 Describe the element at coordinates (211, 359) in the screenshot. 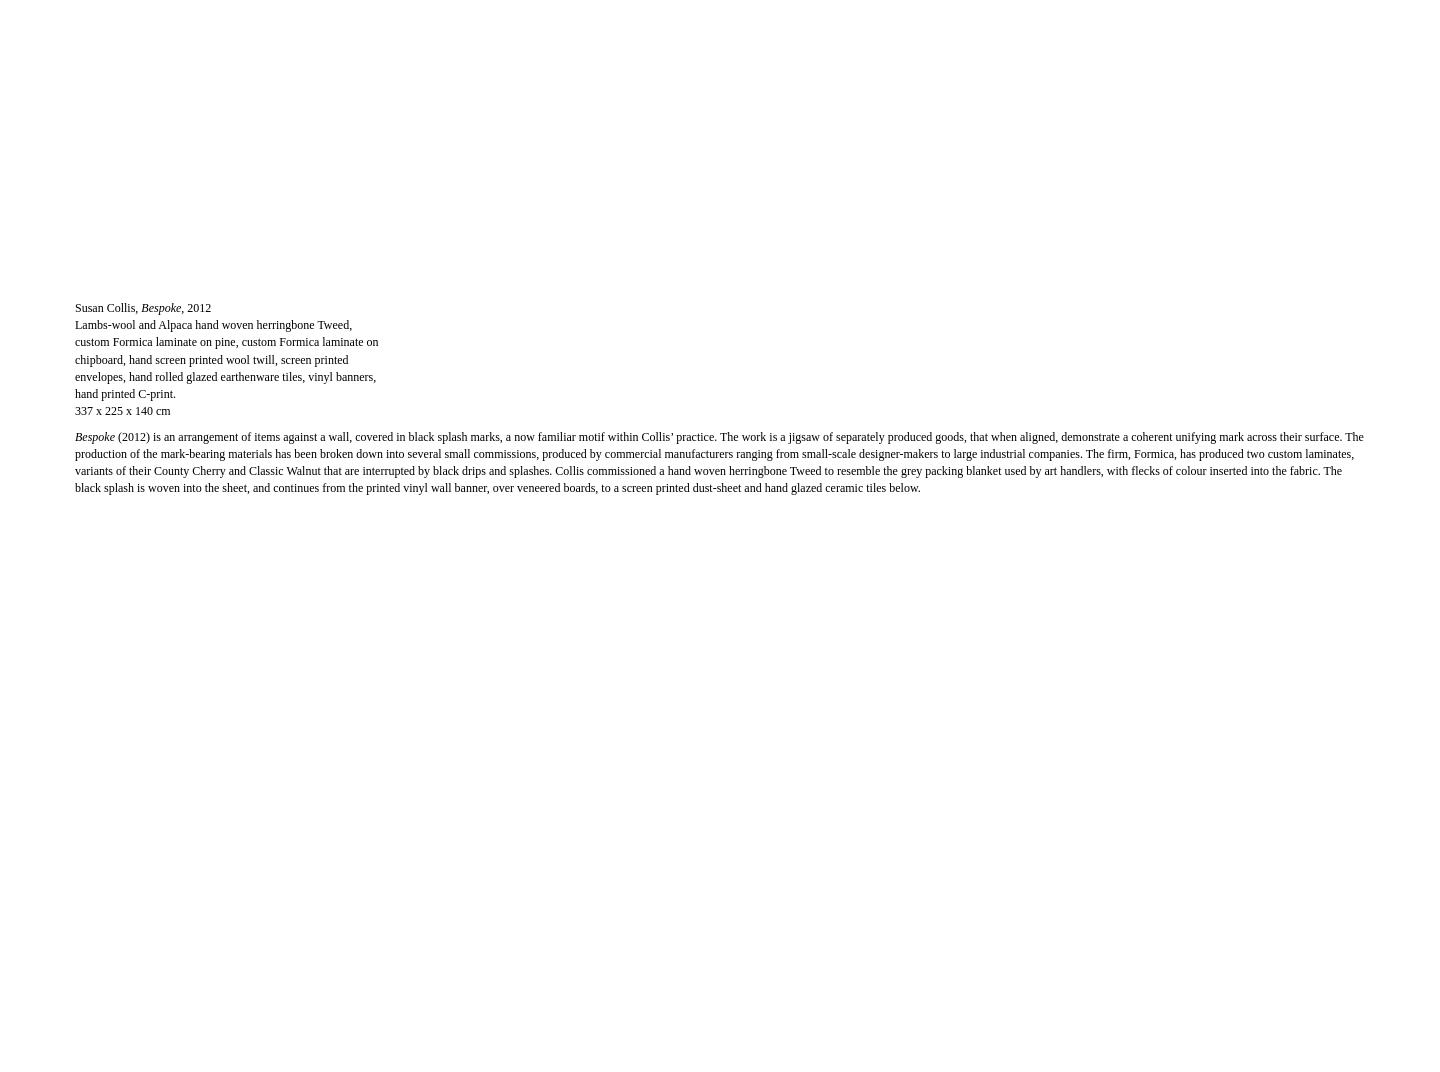

I see `'chipboard, hand screen printed wool twill, screen printed'` at that location.